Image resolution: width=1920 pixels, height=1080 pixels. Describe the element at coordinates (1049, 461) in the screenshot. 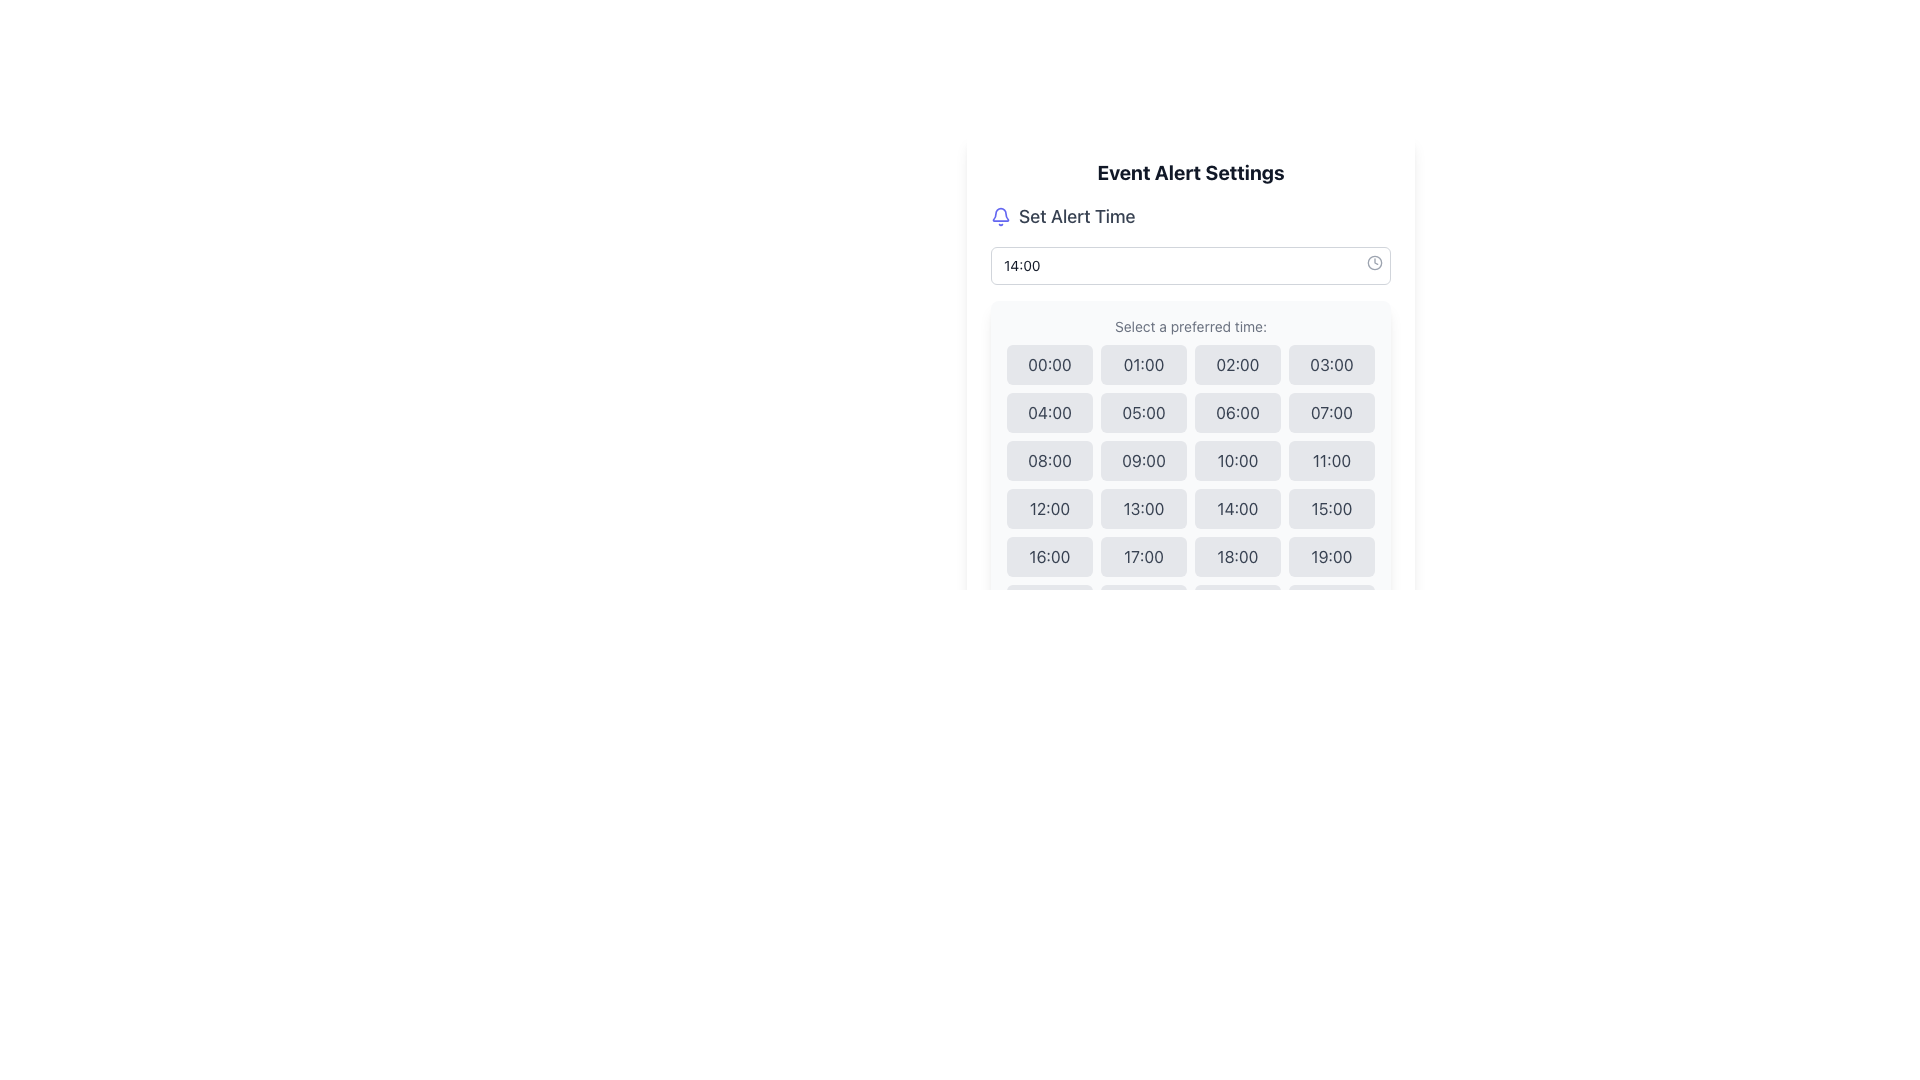

I see `the button labeled '08:00', which is the ninth button in a 4-column grid layout, located on the third row, first column` at that location.